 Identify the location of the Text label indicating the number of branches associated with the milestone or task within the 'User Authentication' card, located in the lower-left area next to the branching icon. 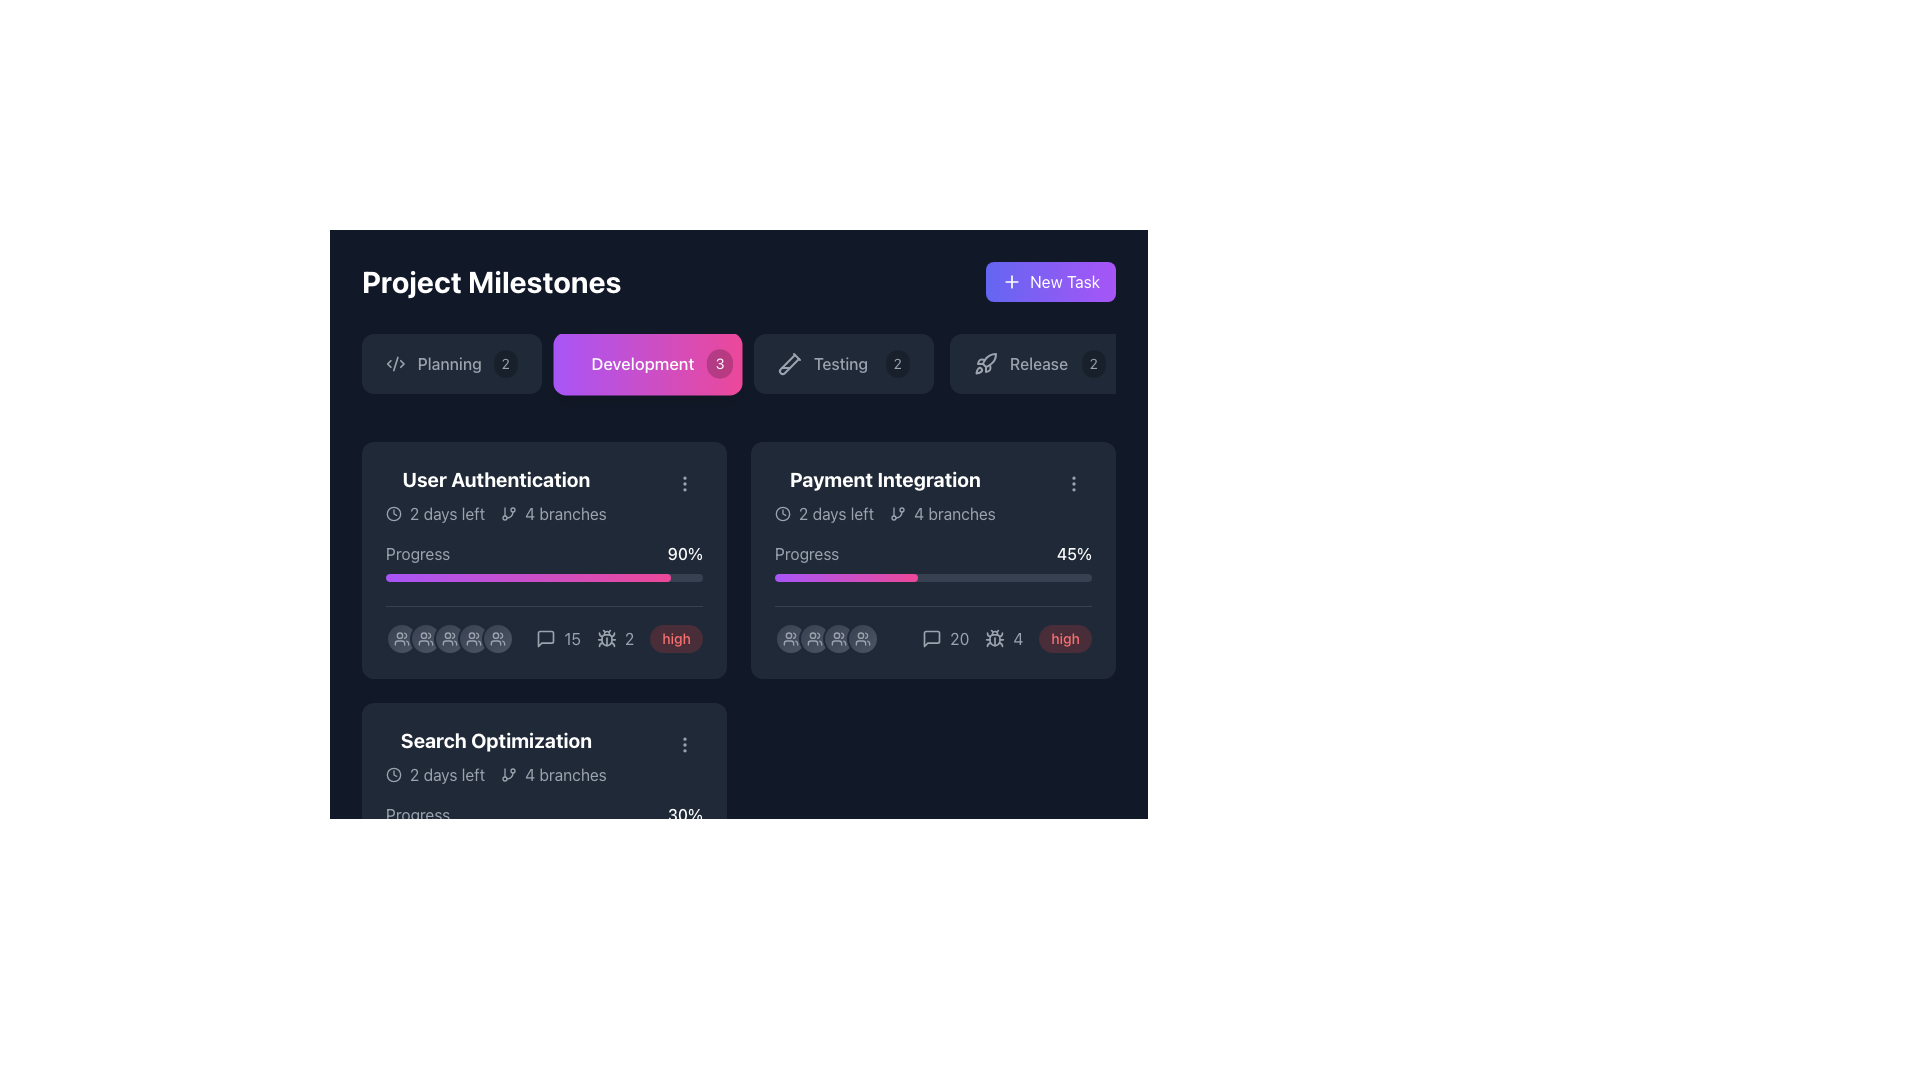
(565, 512).